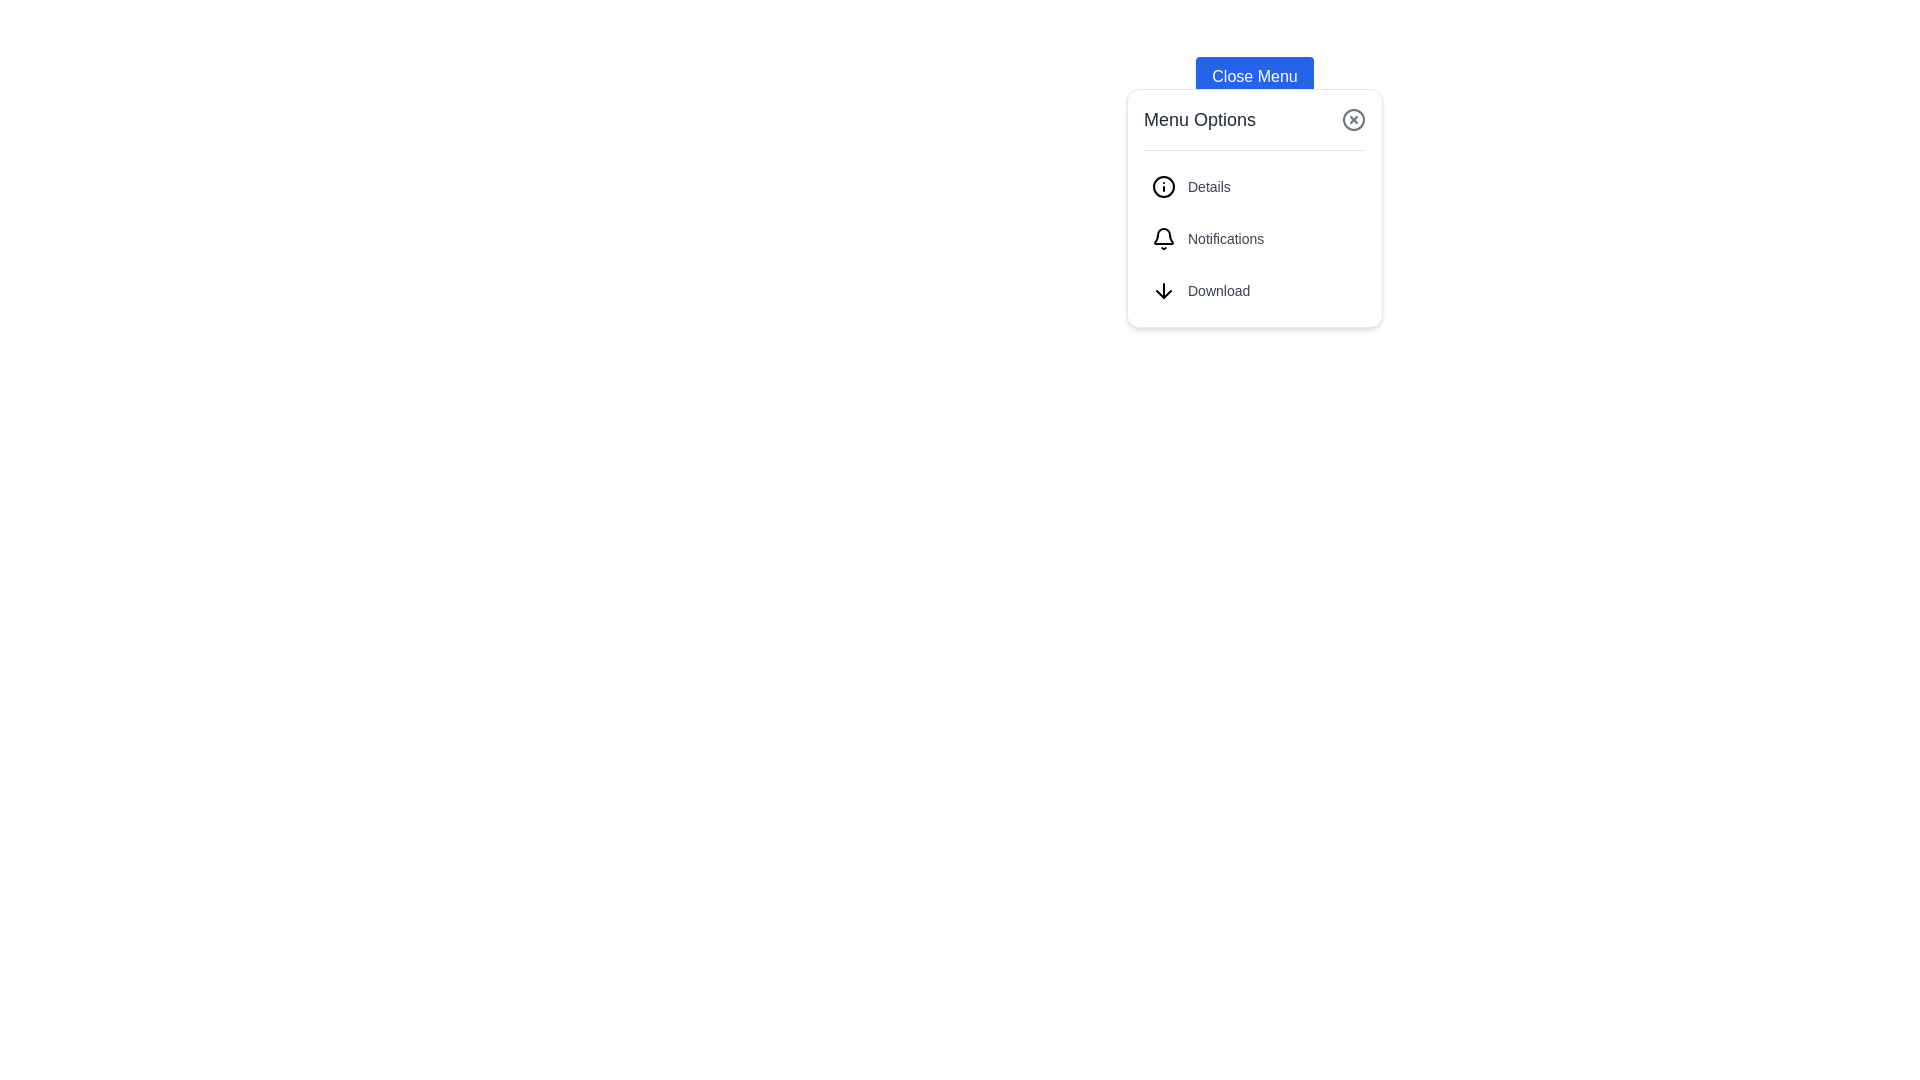  I want to click on the clickable menu item featuring a bell icon and the text 'Notifications', which is the second item in the vertical menu group, so click(1253, 238).